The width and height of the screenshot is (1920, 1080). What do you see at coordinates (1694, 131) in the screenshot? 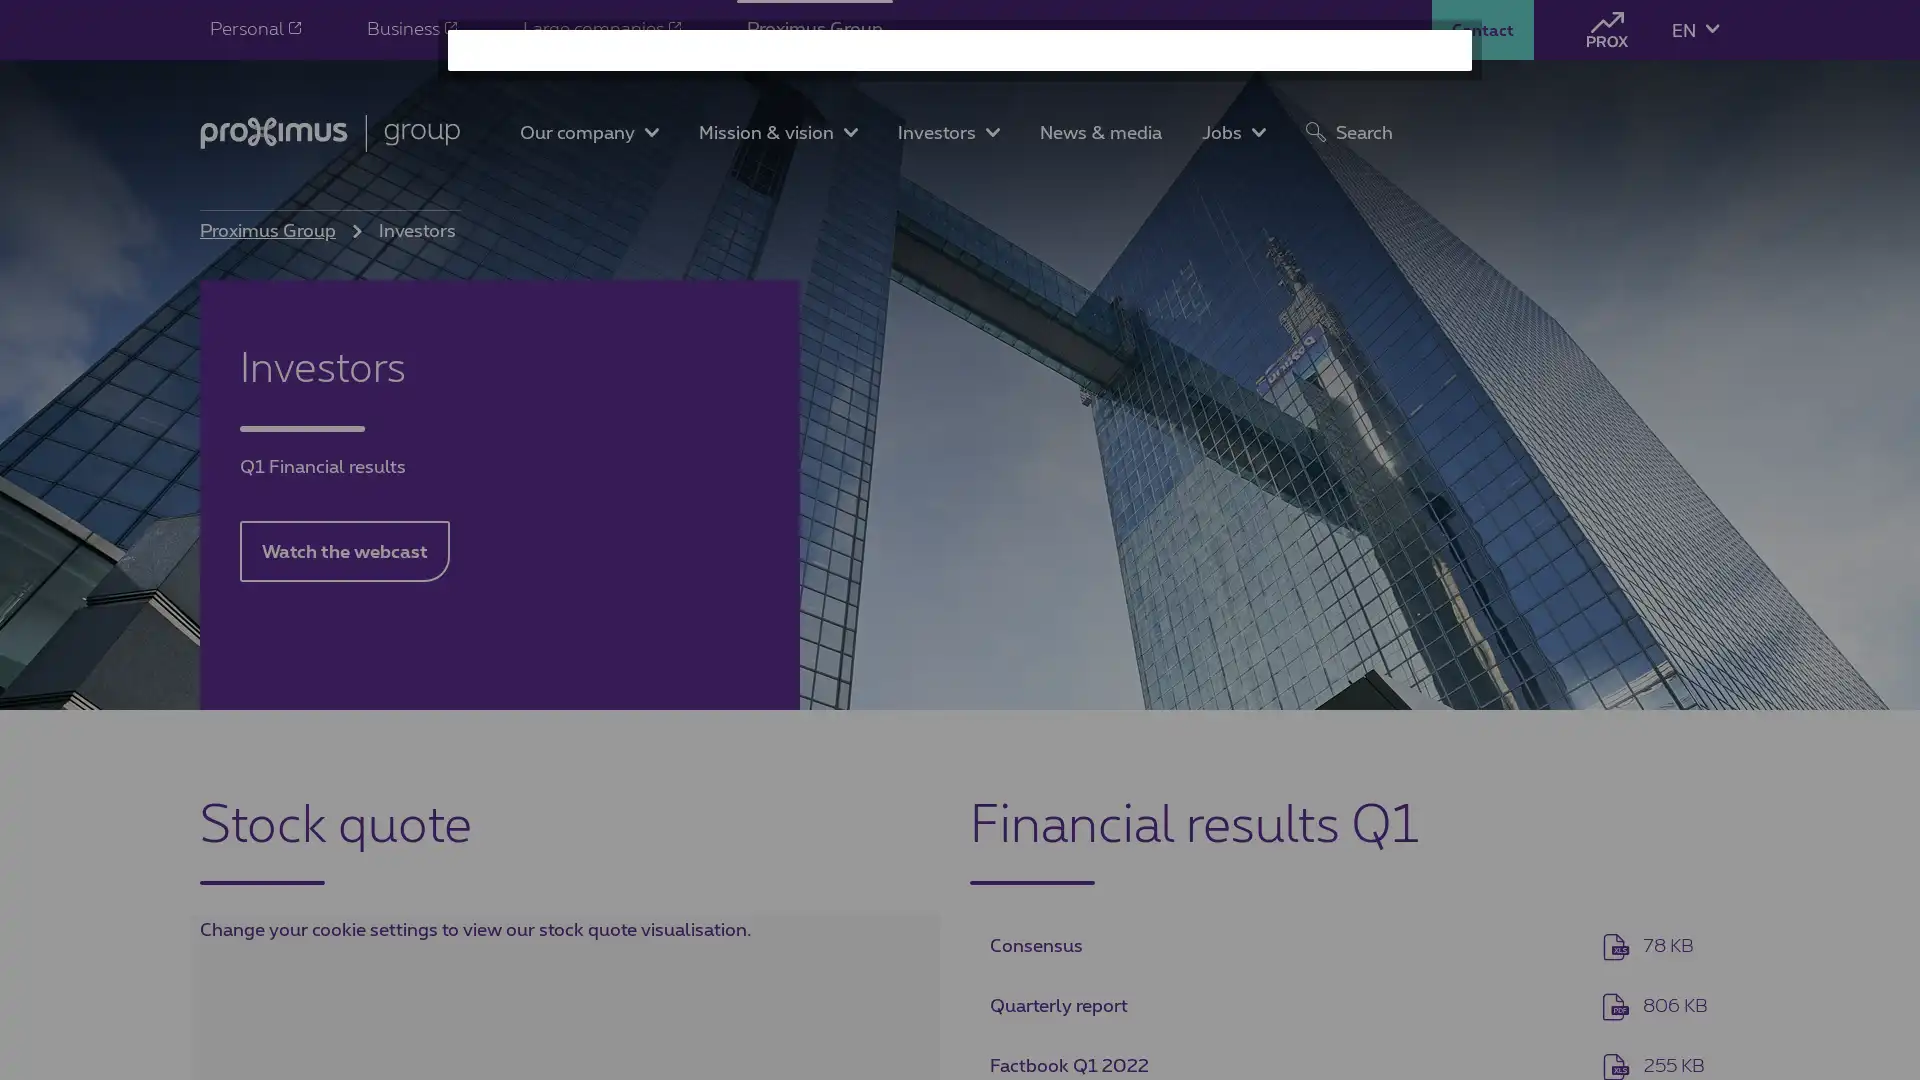
I see `NEW LANGUAGE: NL` at bounding box center [1694, 131].